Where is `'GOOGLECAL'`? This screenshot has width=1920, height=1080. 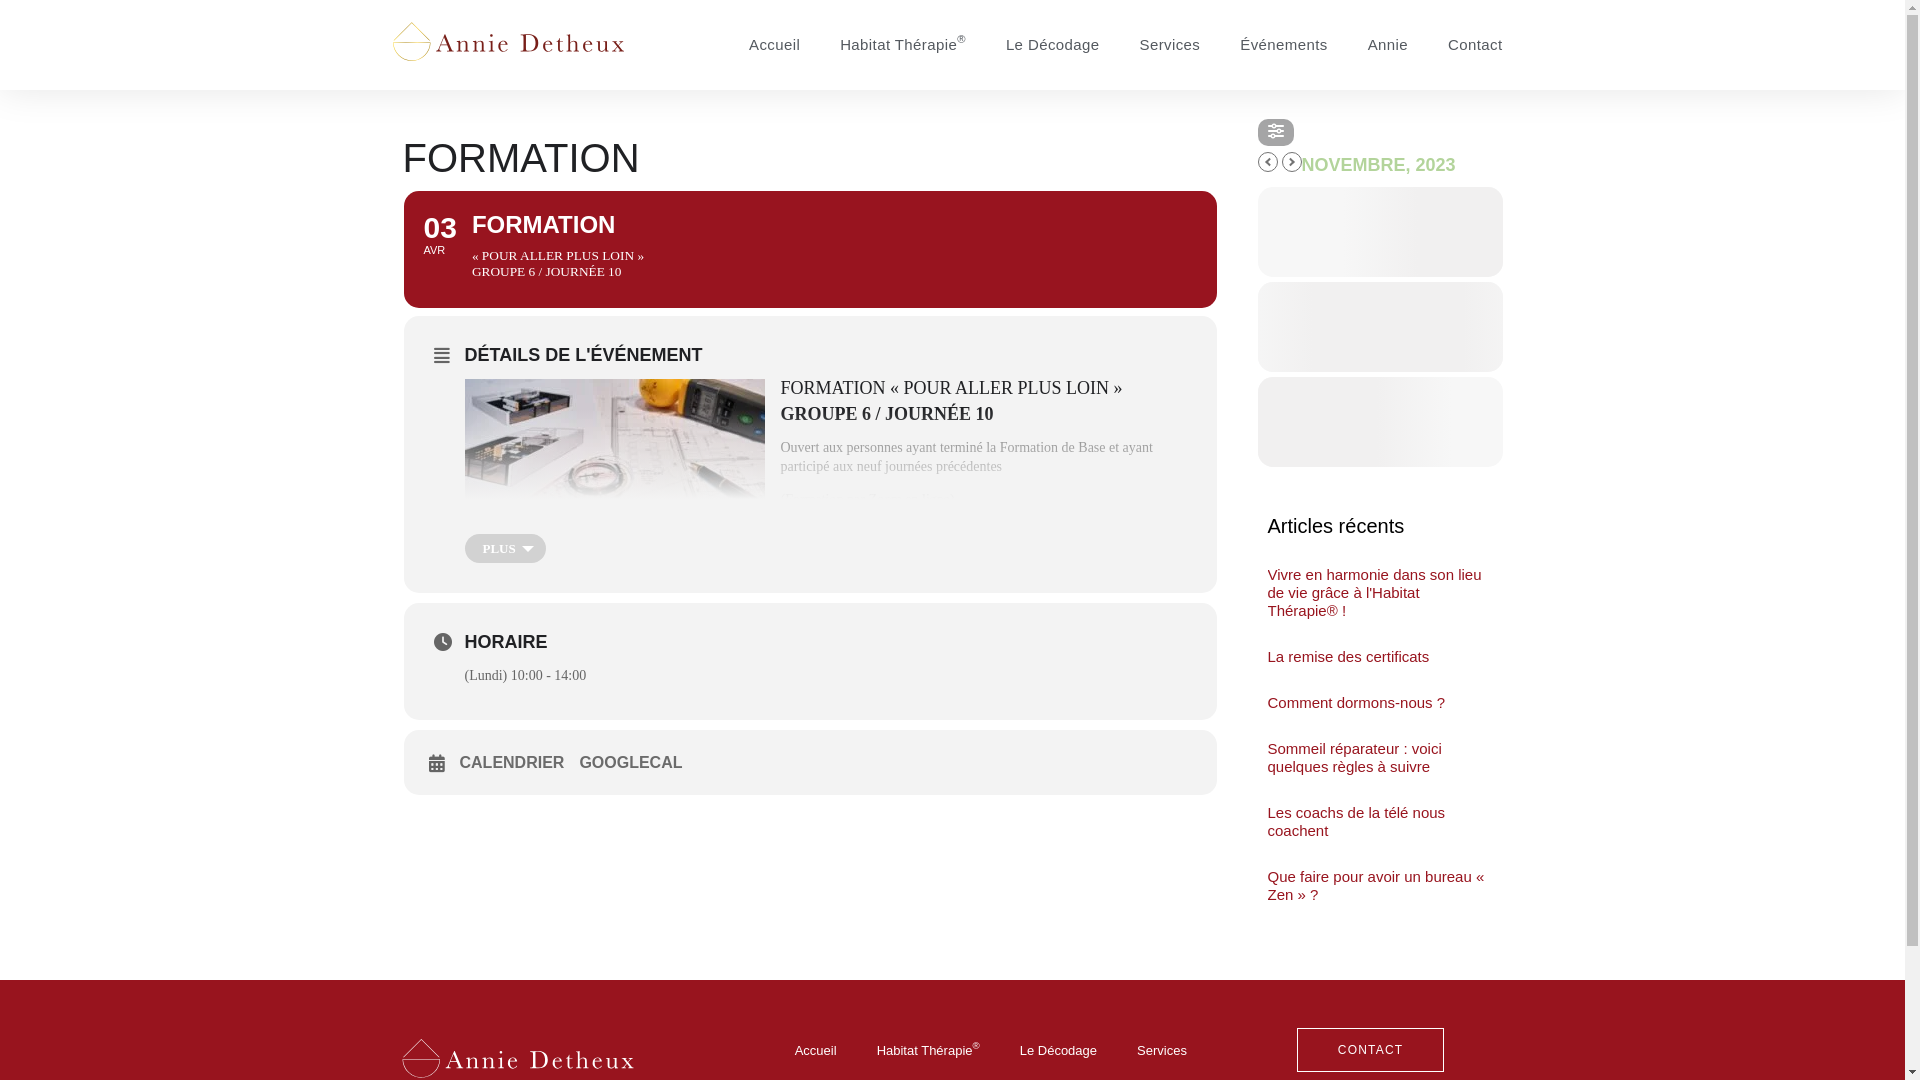
'GOOGLECAL' is located at coordinates (637, 763).